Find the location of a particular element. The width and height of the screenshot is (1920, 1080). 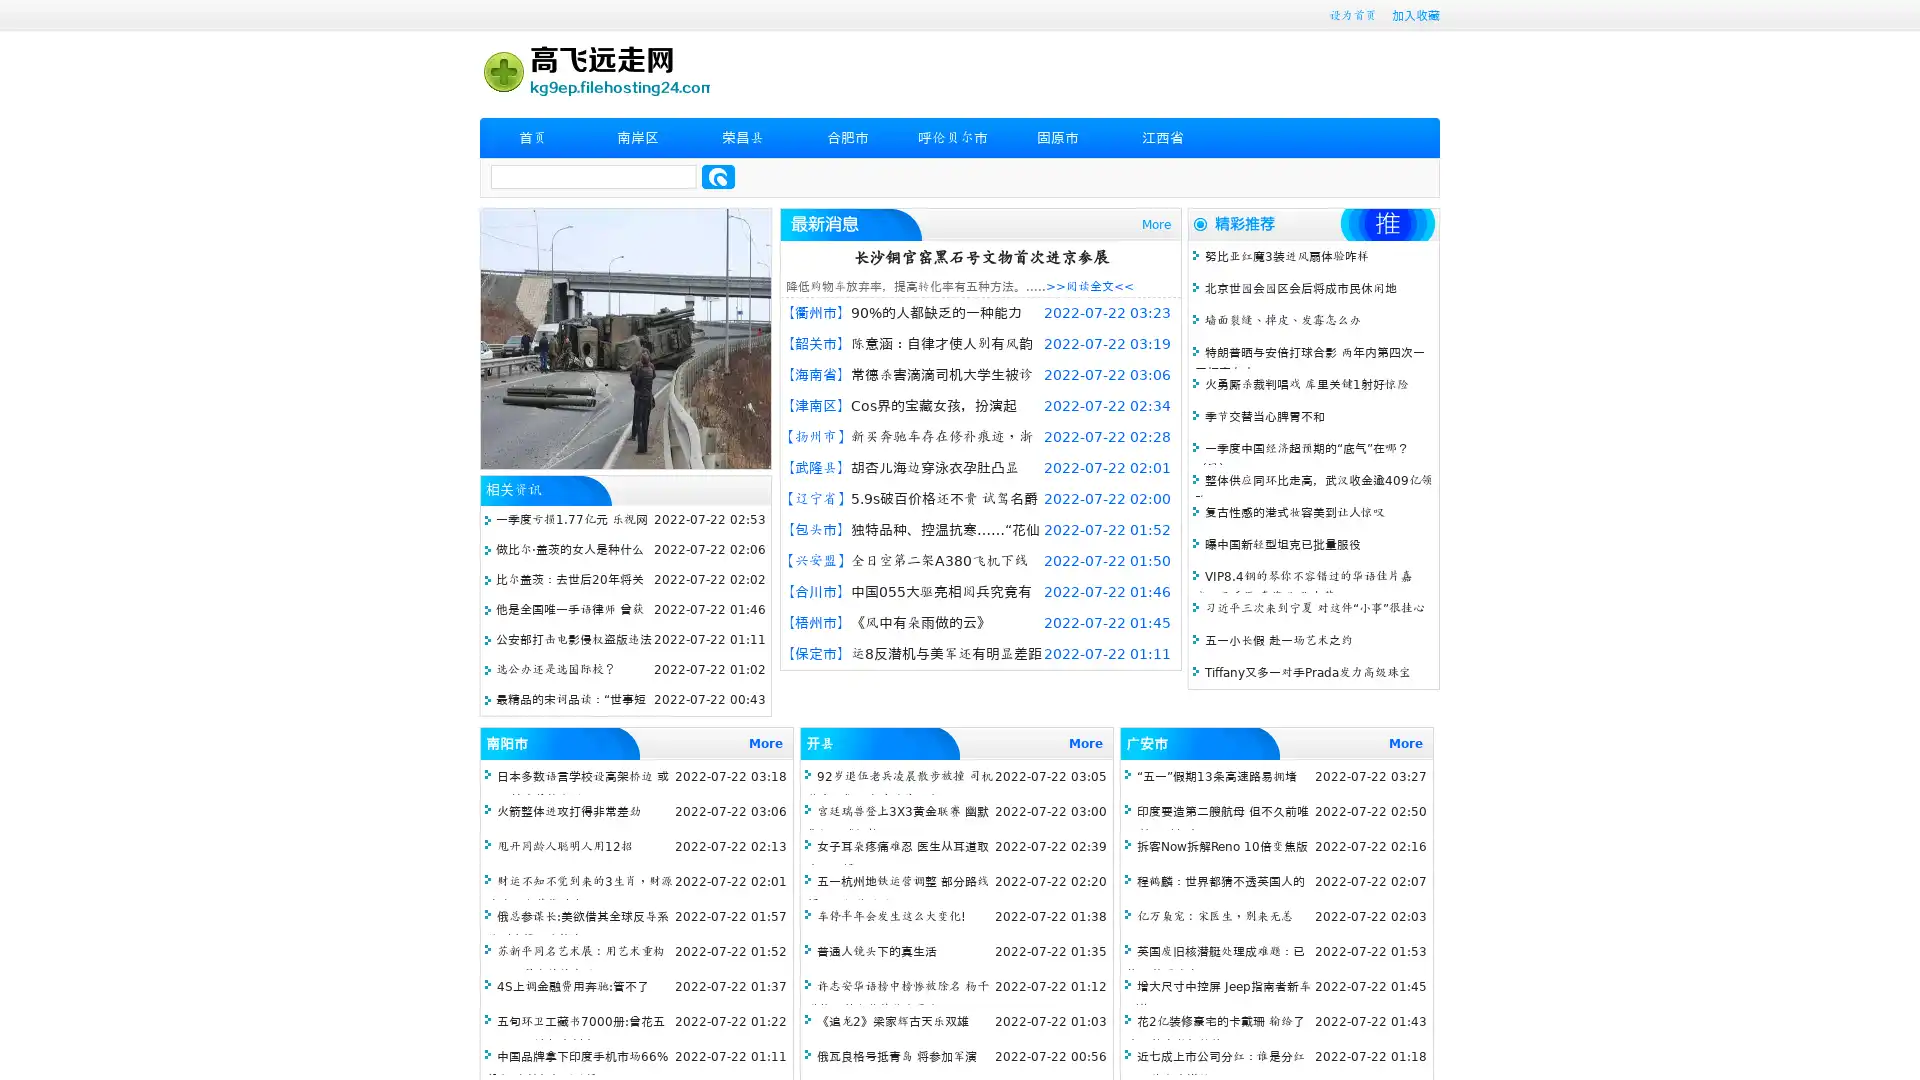

Search is located at coordinates (718, 176).